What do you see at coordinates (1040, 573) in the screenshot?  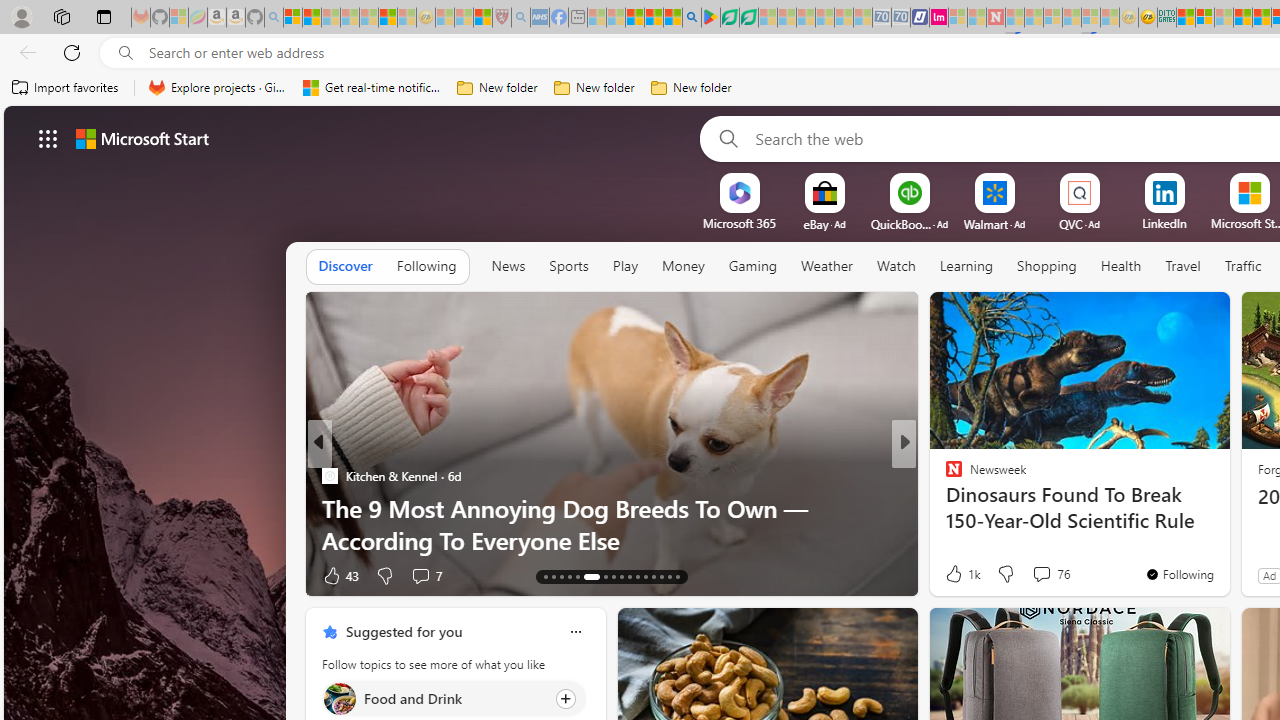 I see `'View comments 76 Comment'` at bounding box center [1040, 573].